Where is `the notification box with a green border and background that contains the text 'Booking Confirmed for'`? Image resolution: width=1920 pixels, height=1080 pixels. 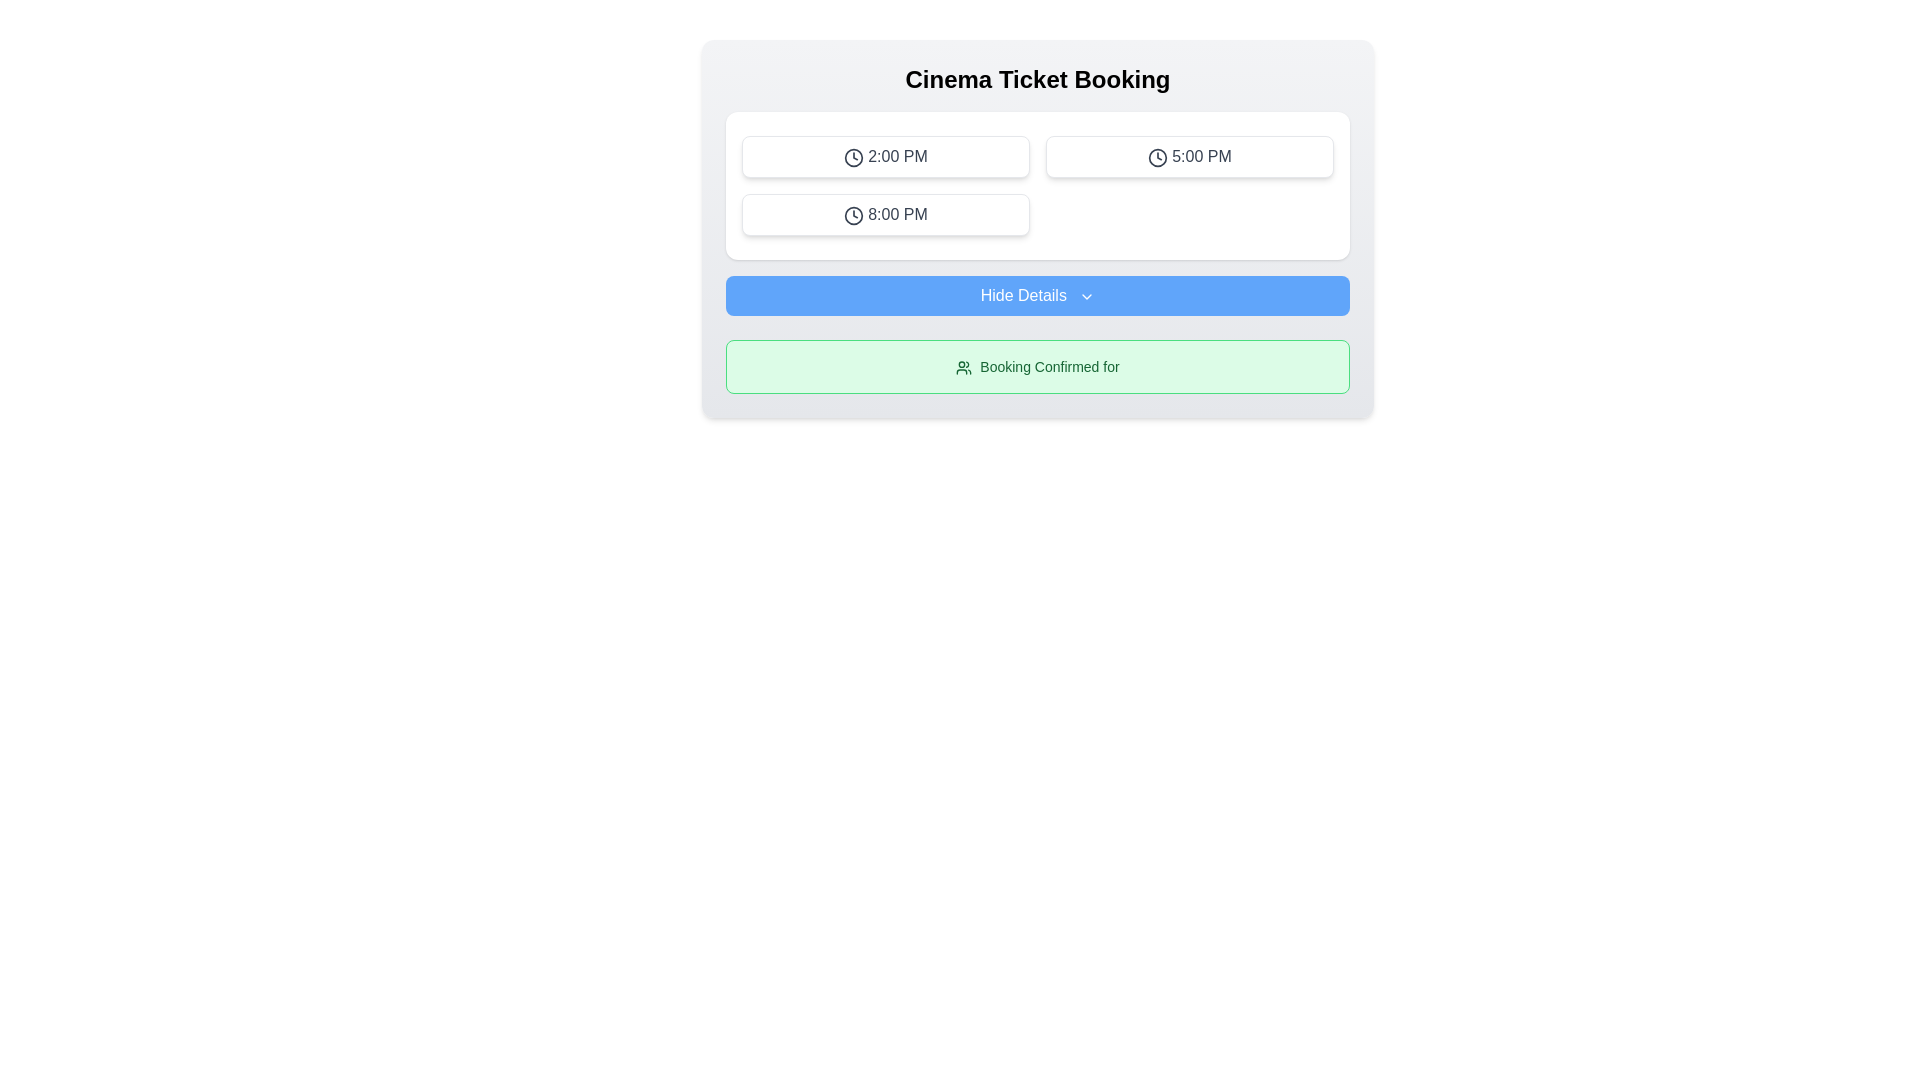
the notification box with a green border and background that contains the text 'Booking Confirmed for' is located at coordinates (1037, 366).